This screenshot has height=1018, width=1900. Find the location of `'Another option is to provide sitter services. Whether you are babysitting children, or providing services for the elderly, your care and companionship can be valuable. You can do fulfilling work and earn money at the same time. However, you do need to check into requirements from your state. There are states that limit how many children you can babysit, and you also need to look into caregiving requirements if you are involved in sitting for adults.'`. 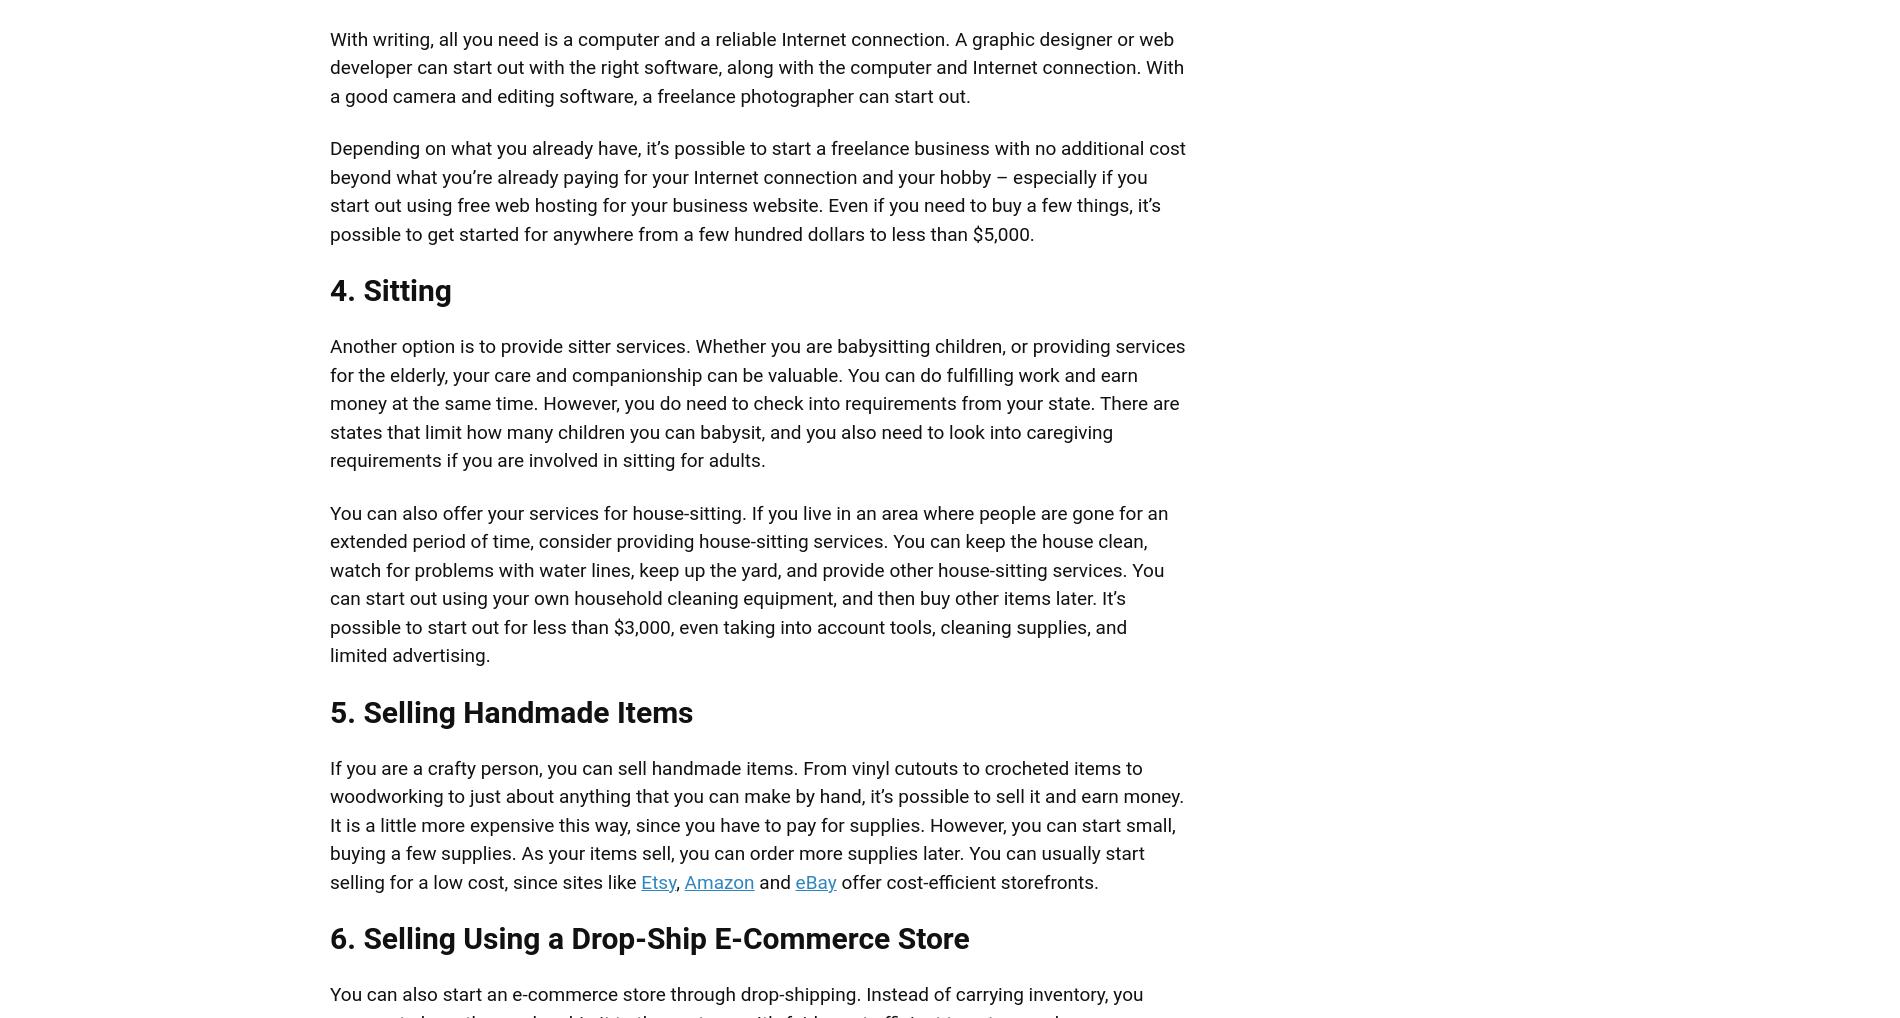

'Another option is to provide sitter services. Whether you are babysitting children, or providing services for the elderly, your care and companionship can be valuable. You can do fulfilling work and earn money at the same time. However, you do need to check into requirements from your state. There are states that limit how many children you can babysit, and you also need to look into caregiving requirements if you are involved in sitting for adults.' is located at coordinates (756, 403).